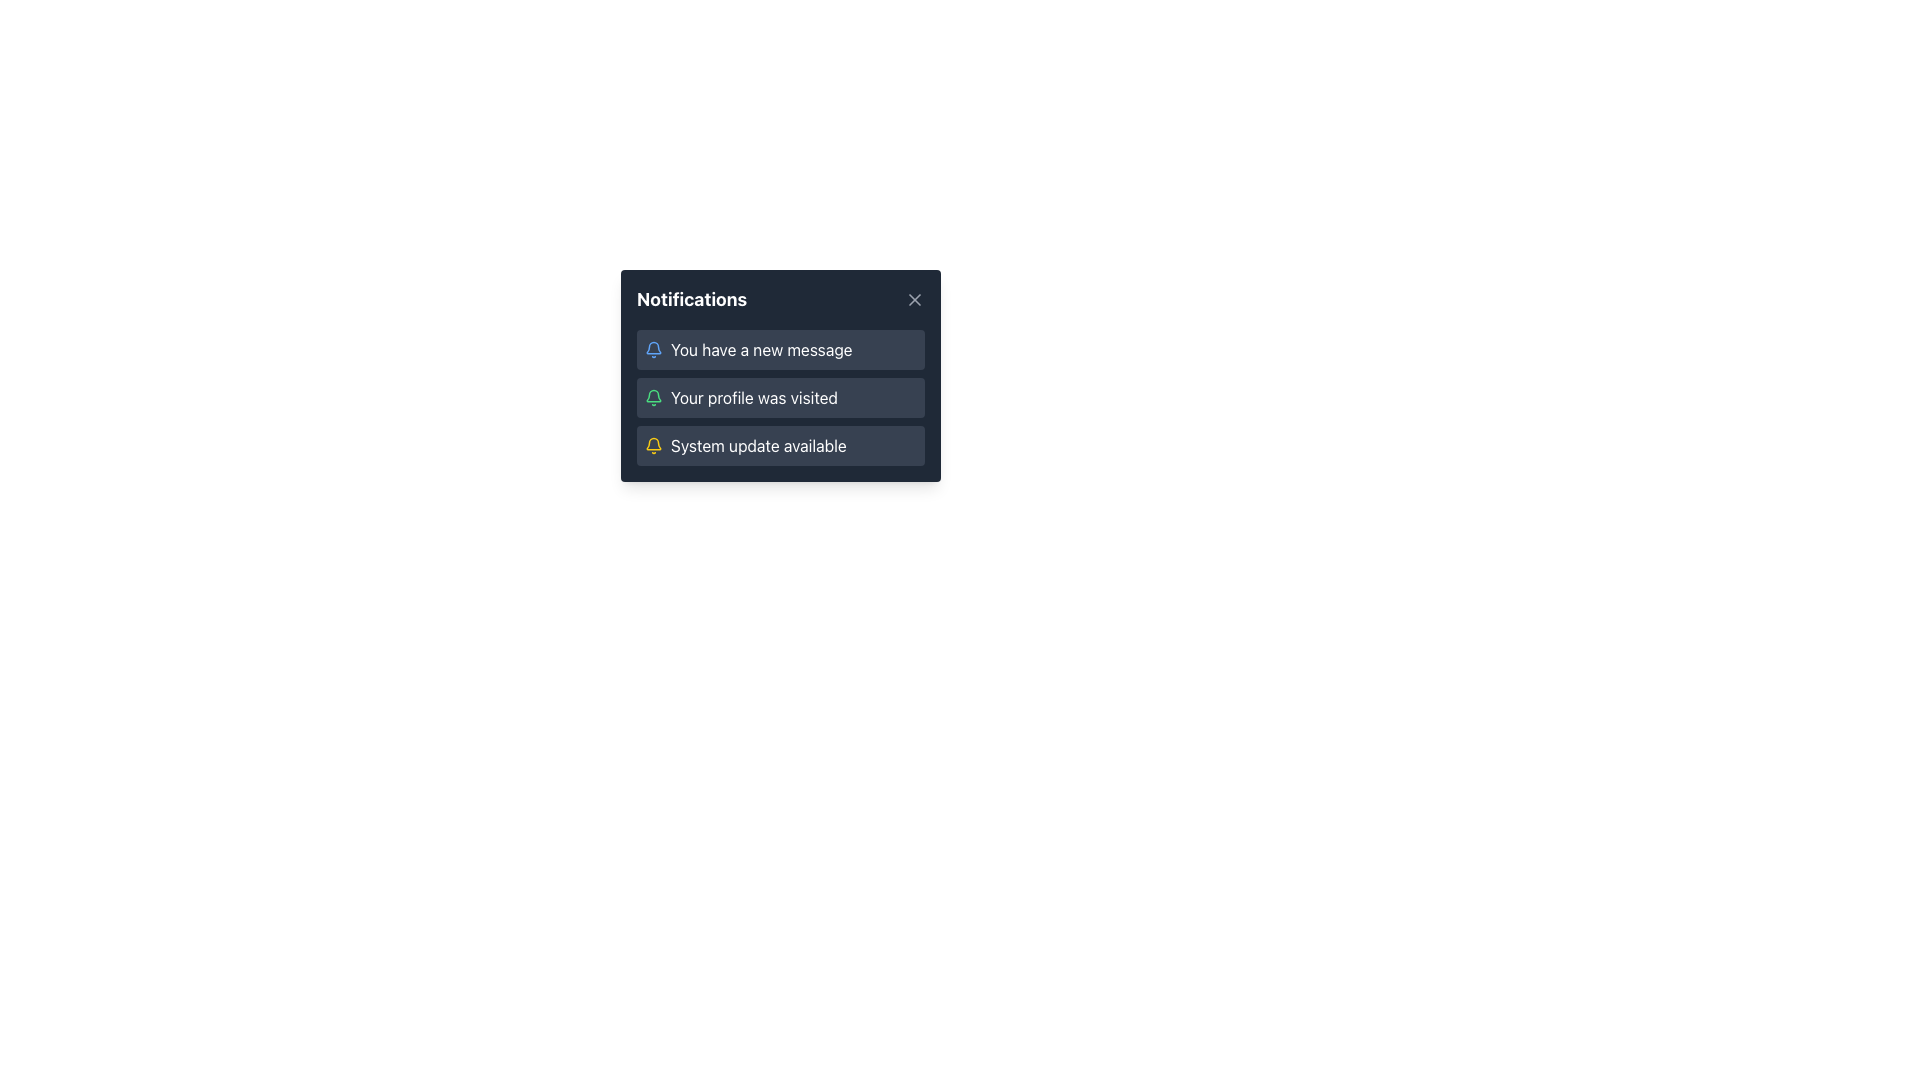 The image size is (1920, 1080). Describe the element at coordinates (780, 349) in the screenshot. I see `the first notification entry indicating a new message` at that location.